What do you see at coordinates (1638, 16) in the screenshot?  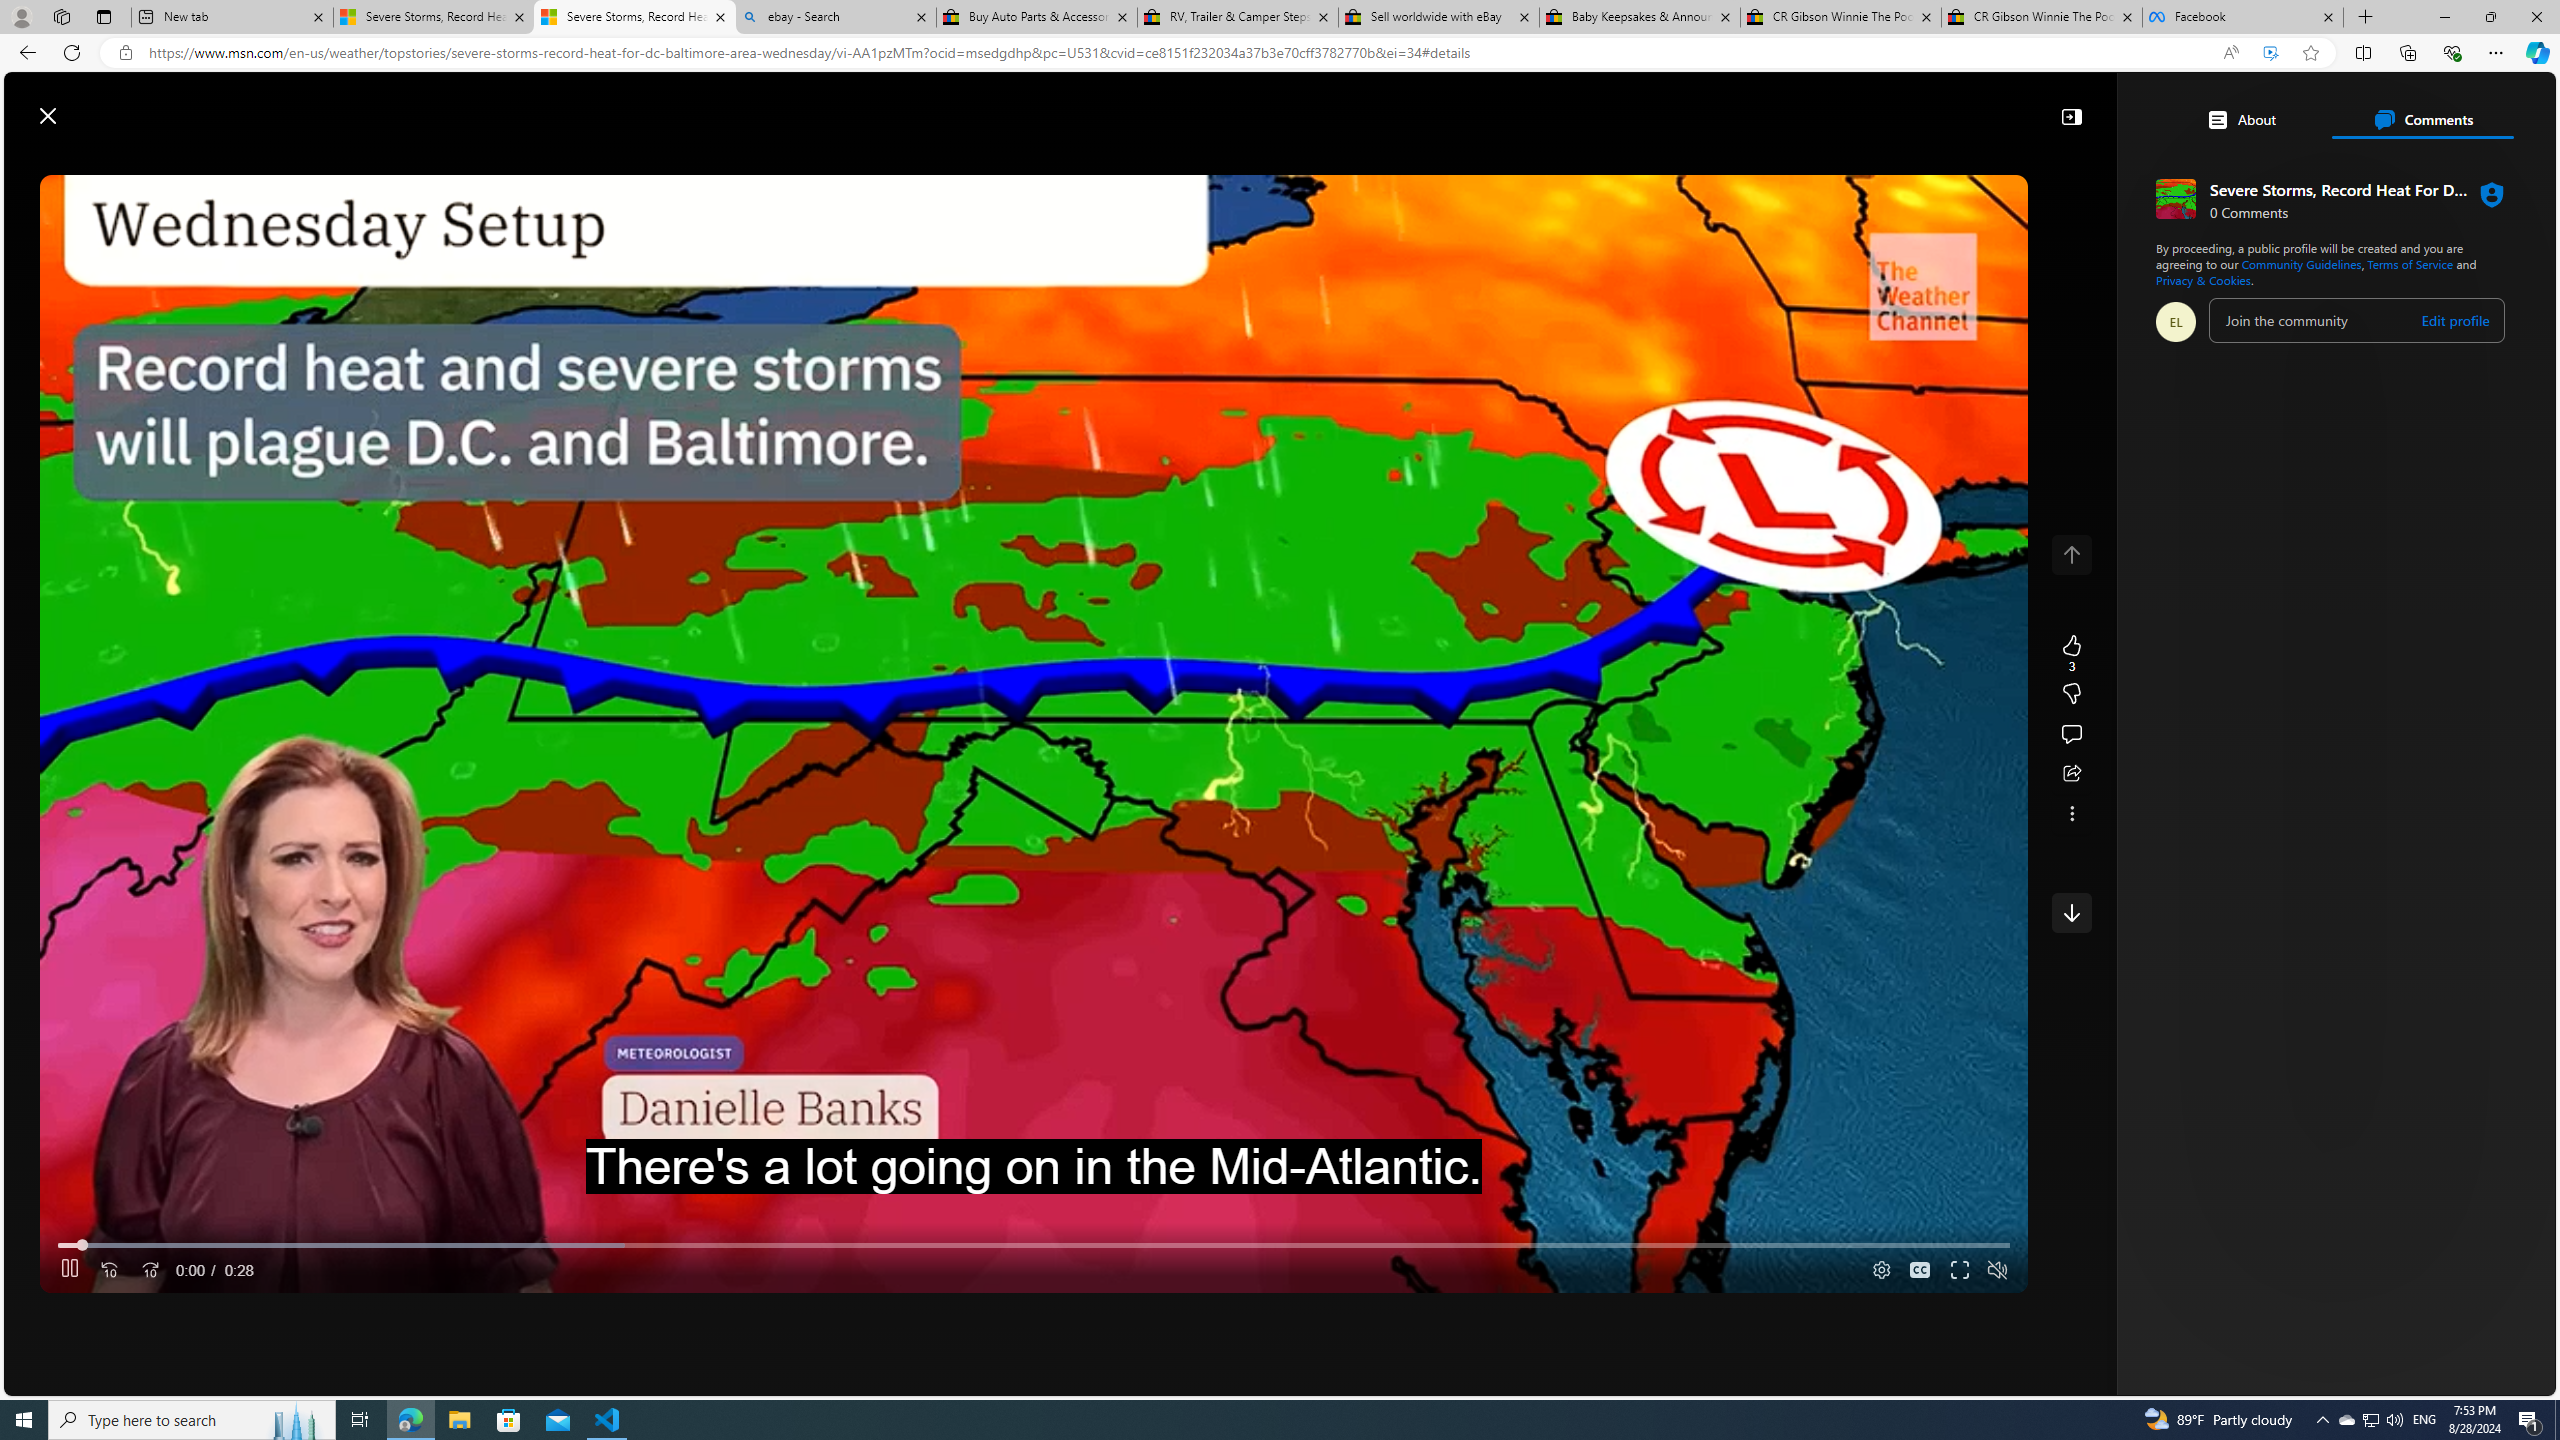 I see `'Baby Keepsakes & Announcements for sale | eBay'` at bounding box center [1638, 16].